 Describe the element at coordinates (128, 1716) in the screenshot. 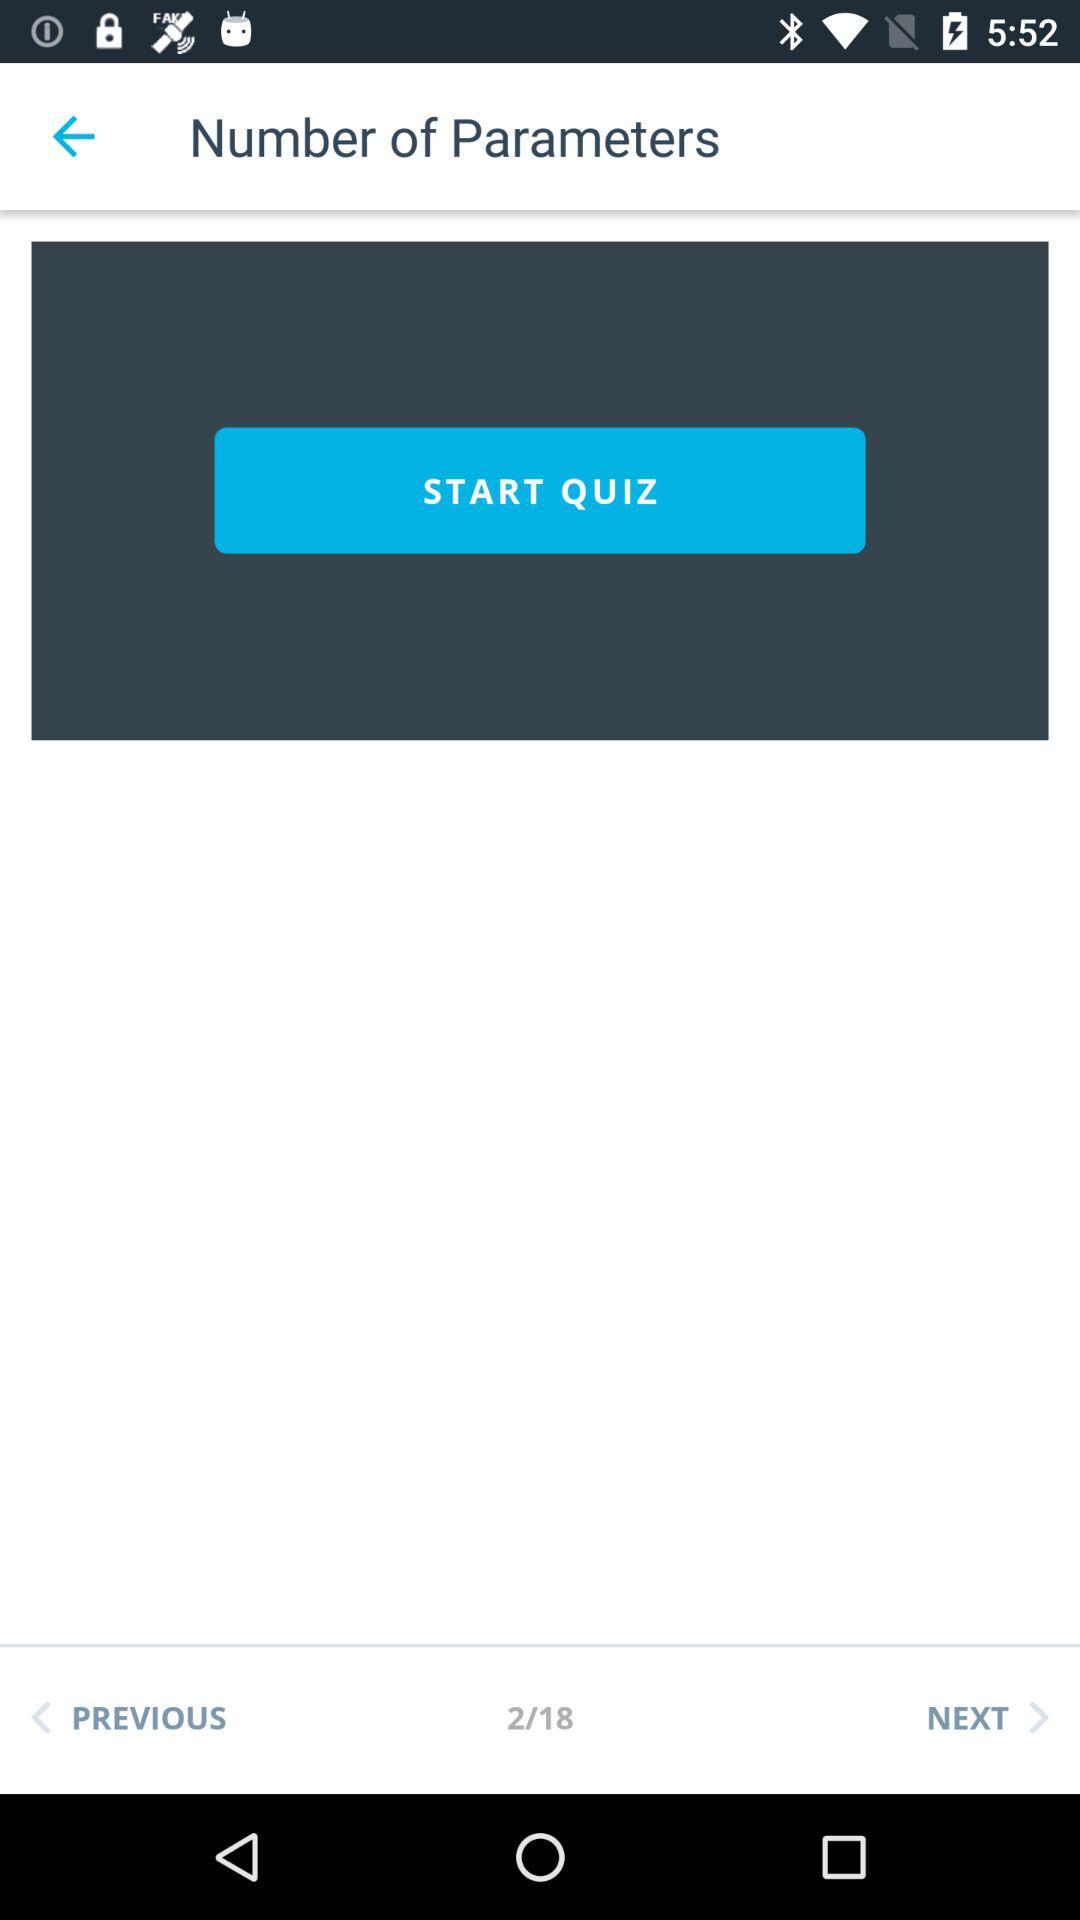

I see `the icon next to 2/18 item` at that location.